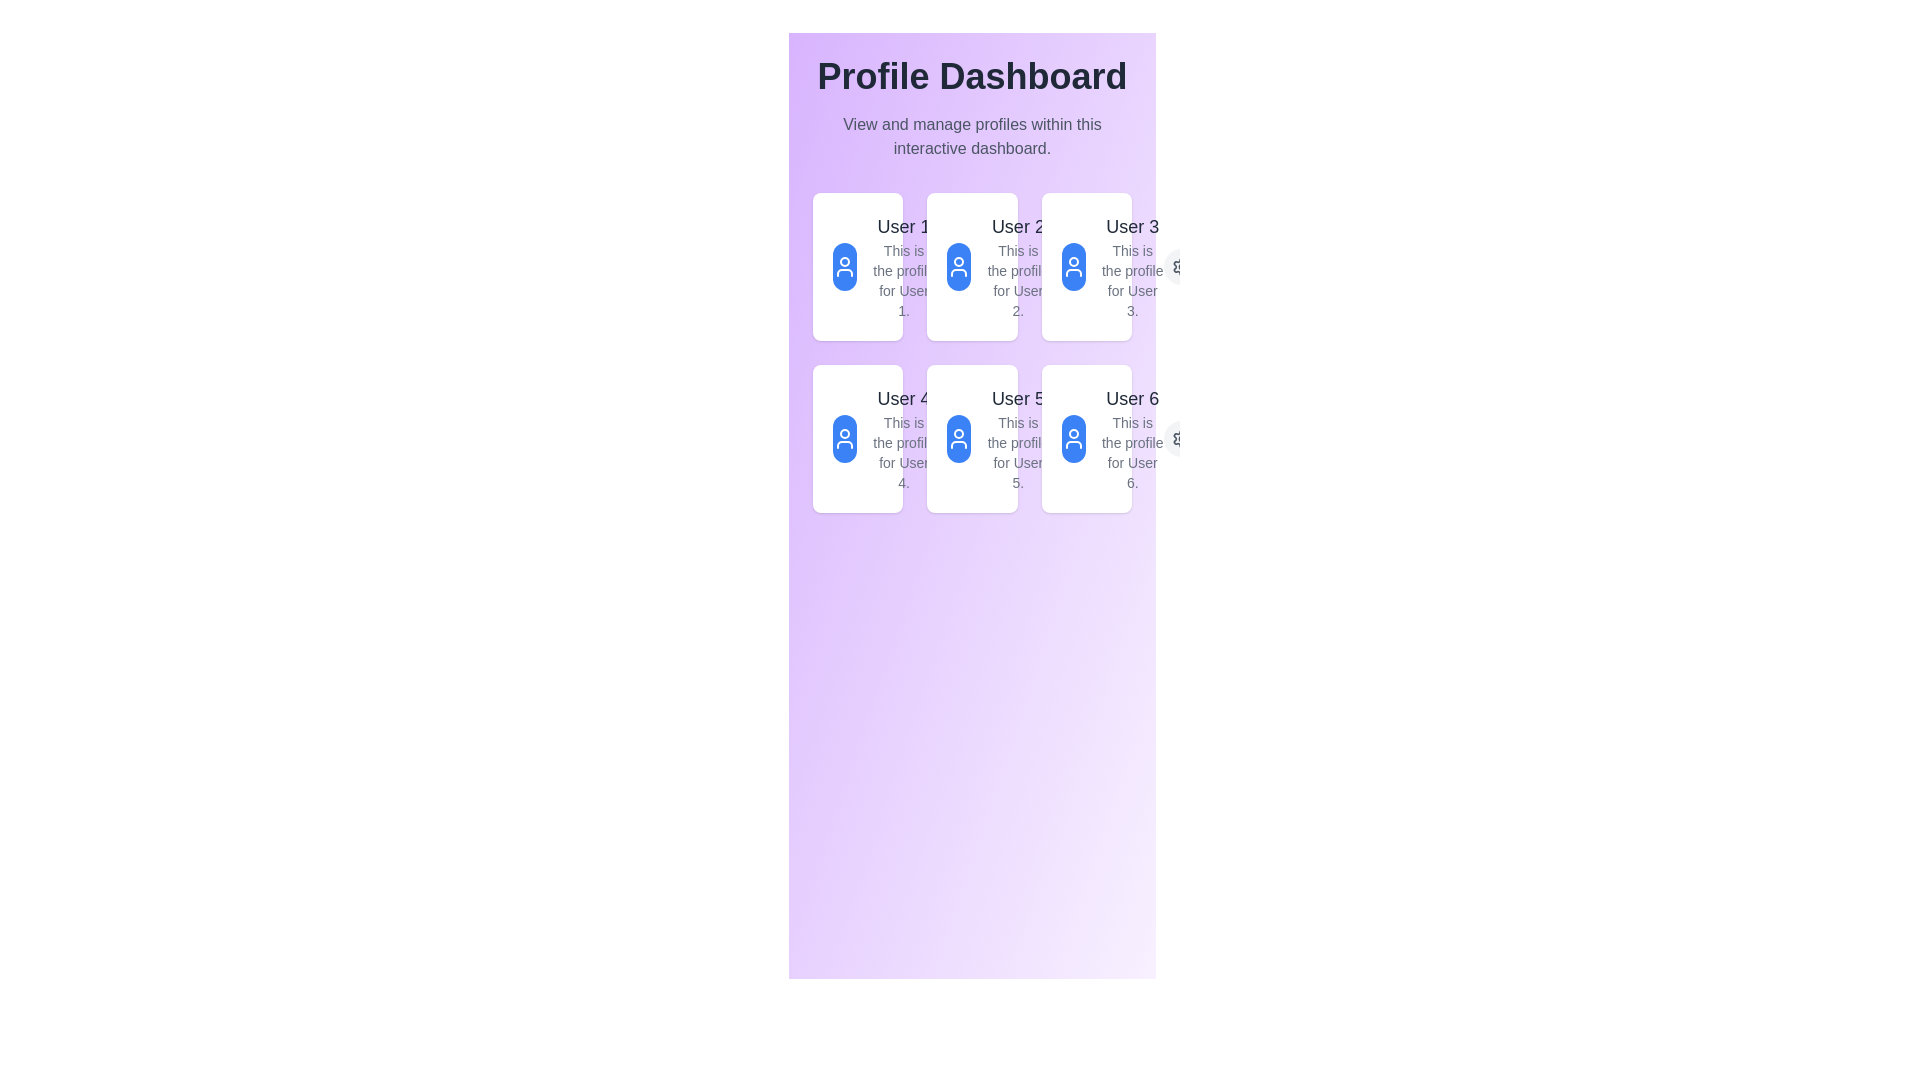 Image resolution: width=1920 pixels, height=1080 pixels. What do you see at coordinates (882, 438) in the screenshot?
I see `displayed user data from the Profile Card for 'User 4', located in the second row, first column of the card grid under the 'Profile Dashboard' heading` at bounding box center [882, 438].